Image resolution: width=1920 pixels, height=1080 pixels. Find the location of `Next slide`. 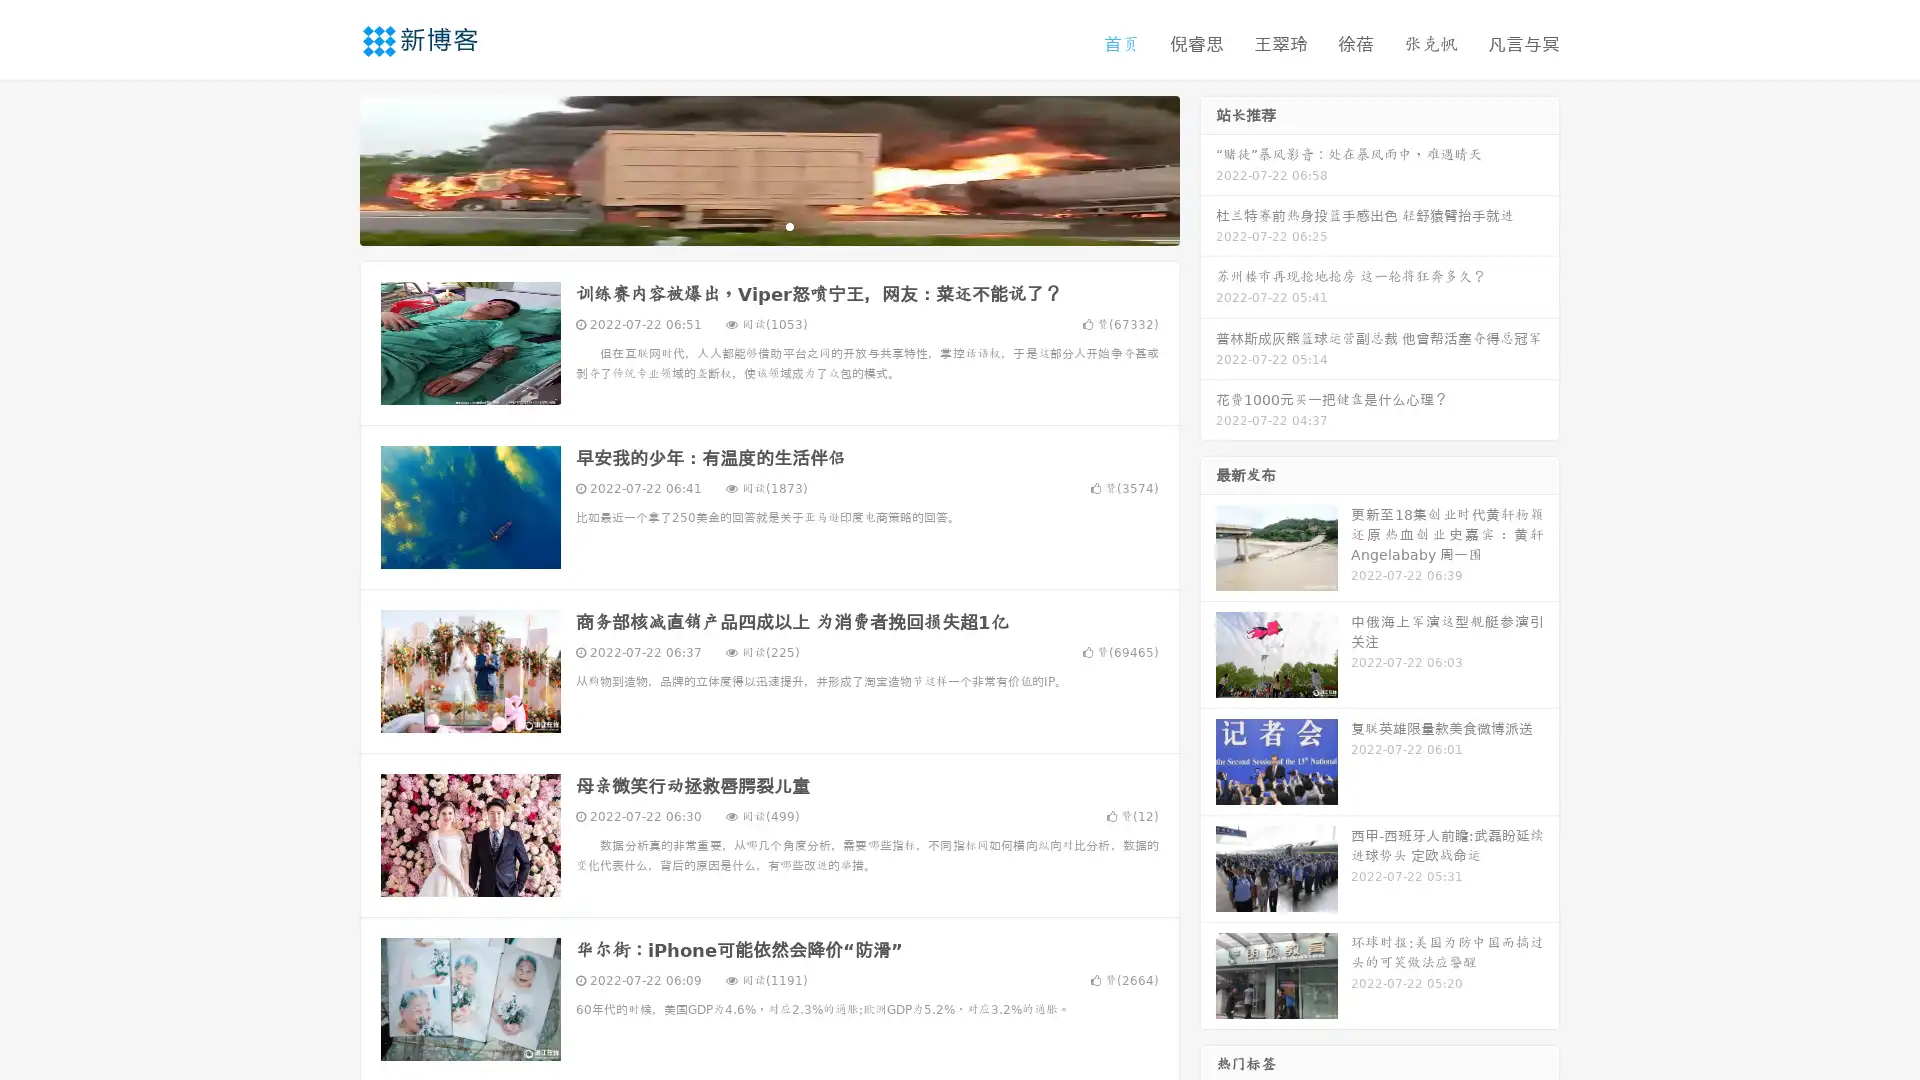

Next slide is located at coordinates (1208, 168).